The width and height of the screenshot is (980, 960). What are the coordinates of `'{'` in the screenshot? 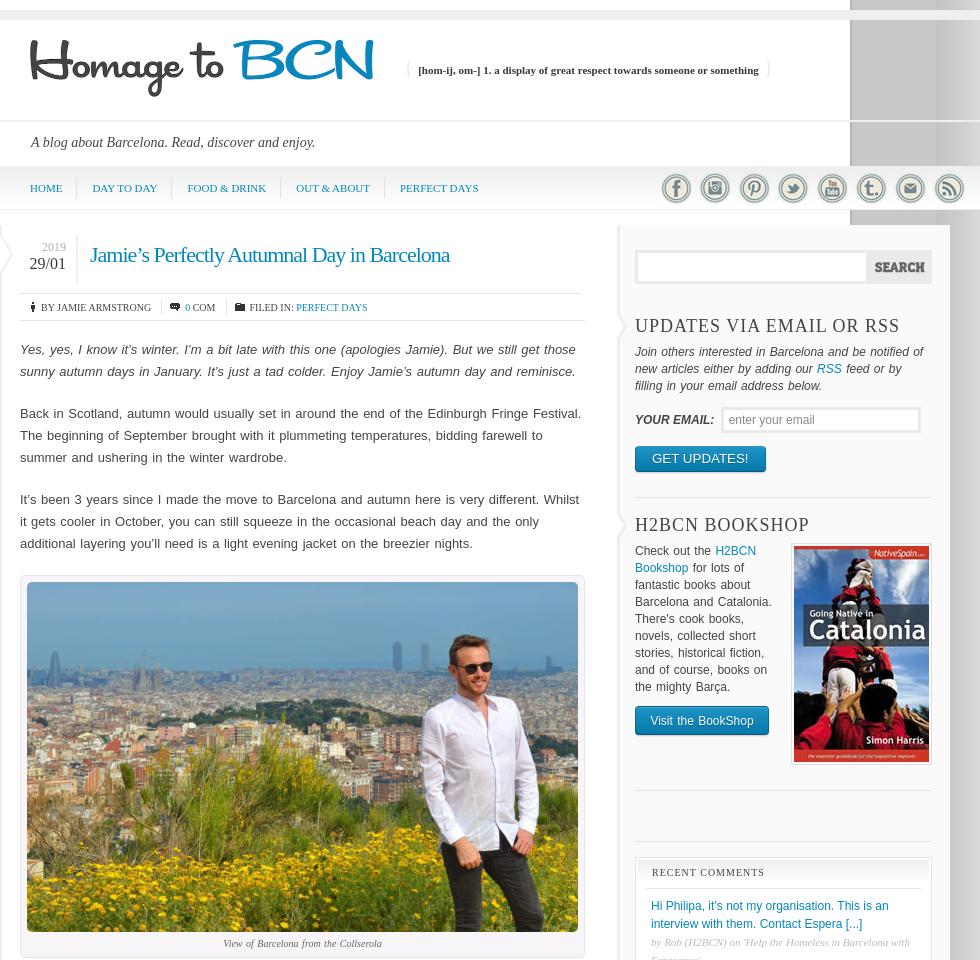 It's located at (403, 67).